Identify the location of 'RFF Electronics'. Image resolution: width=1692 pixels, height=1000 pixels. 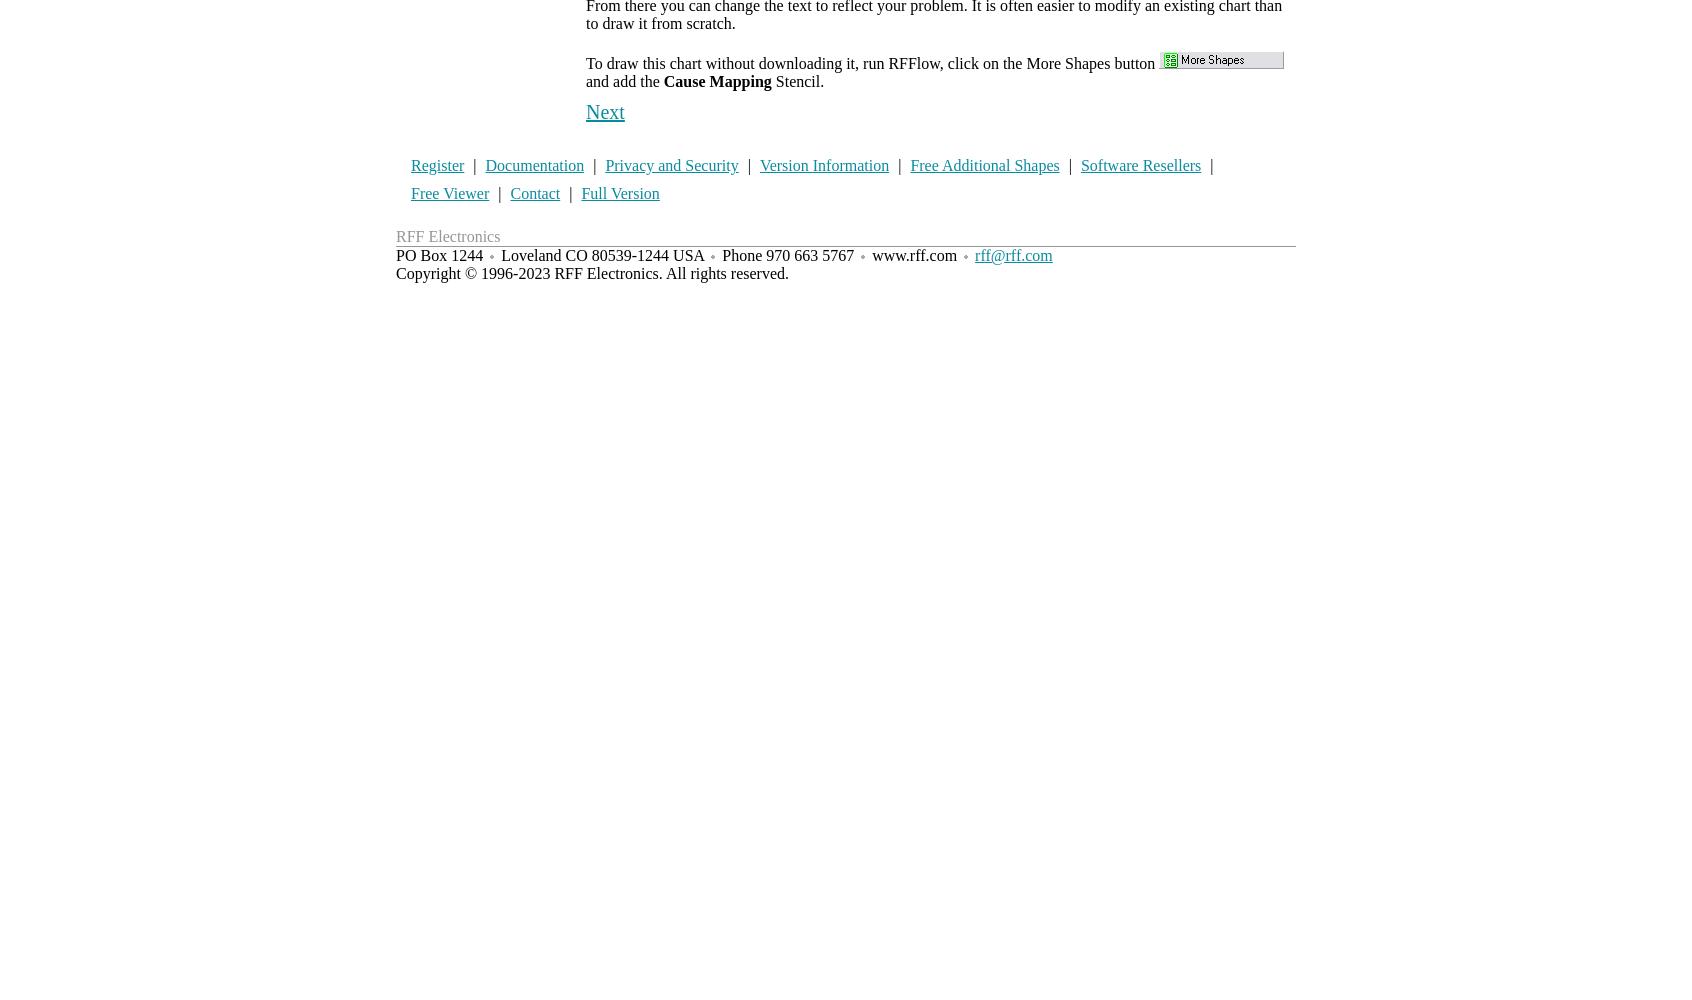
(447, 235).